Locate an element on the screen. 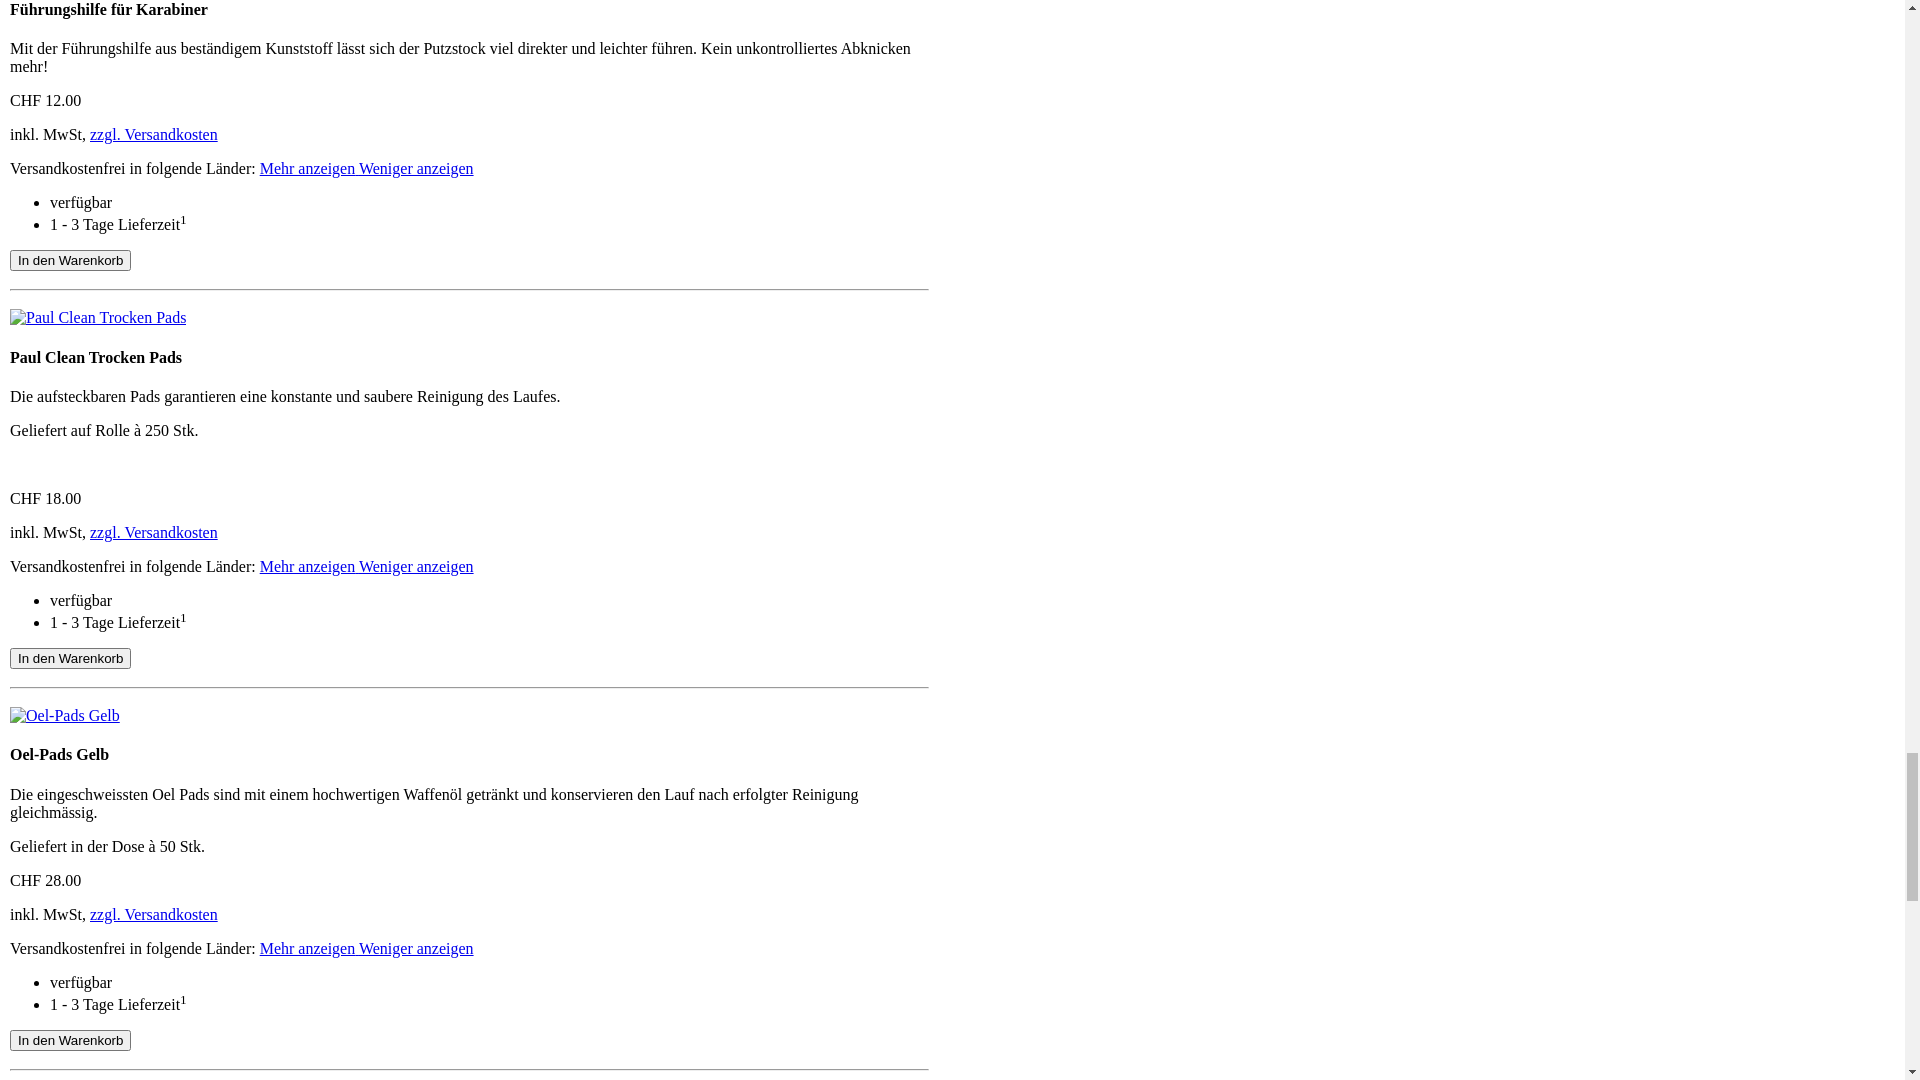  'Produkte' is located at coordinates (68, 275).